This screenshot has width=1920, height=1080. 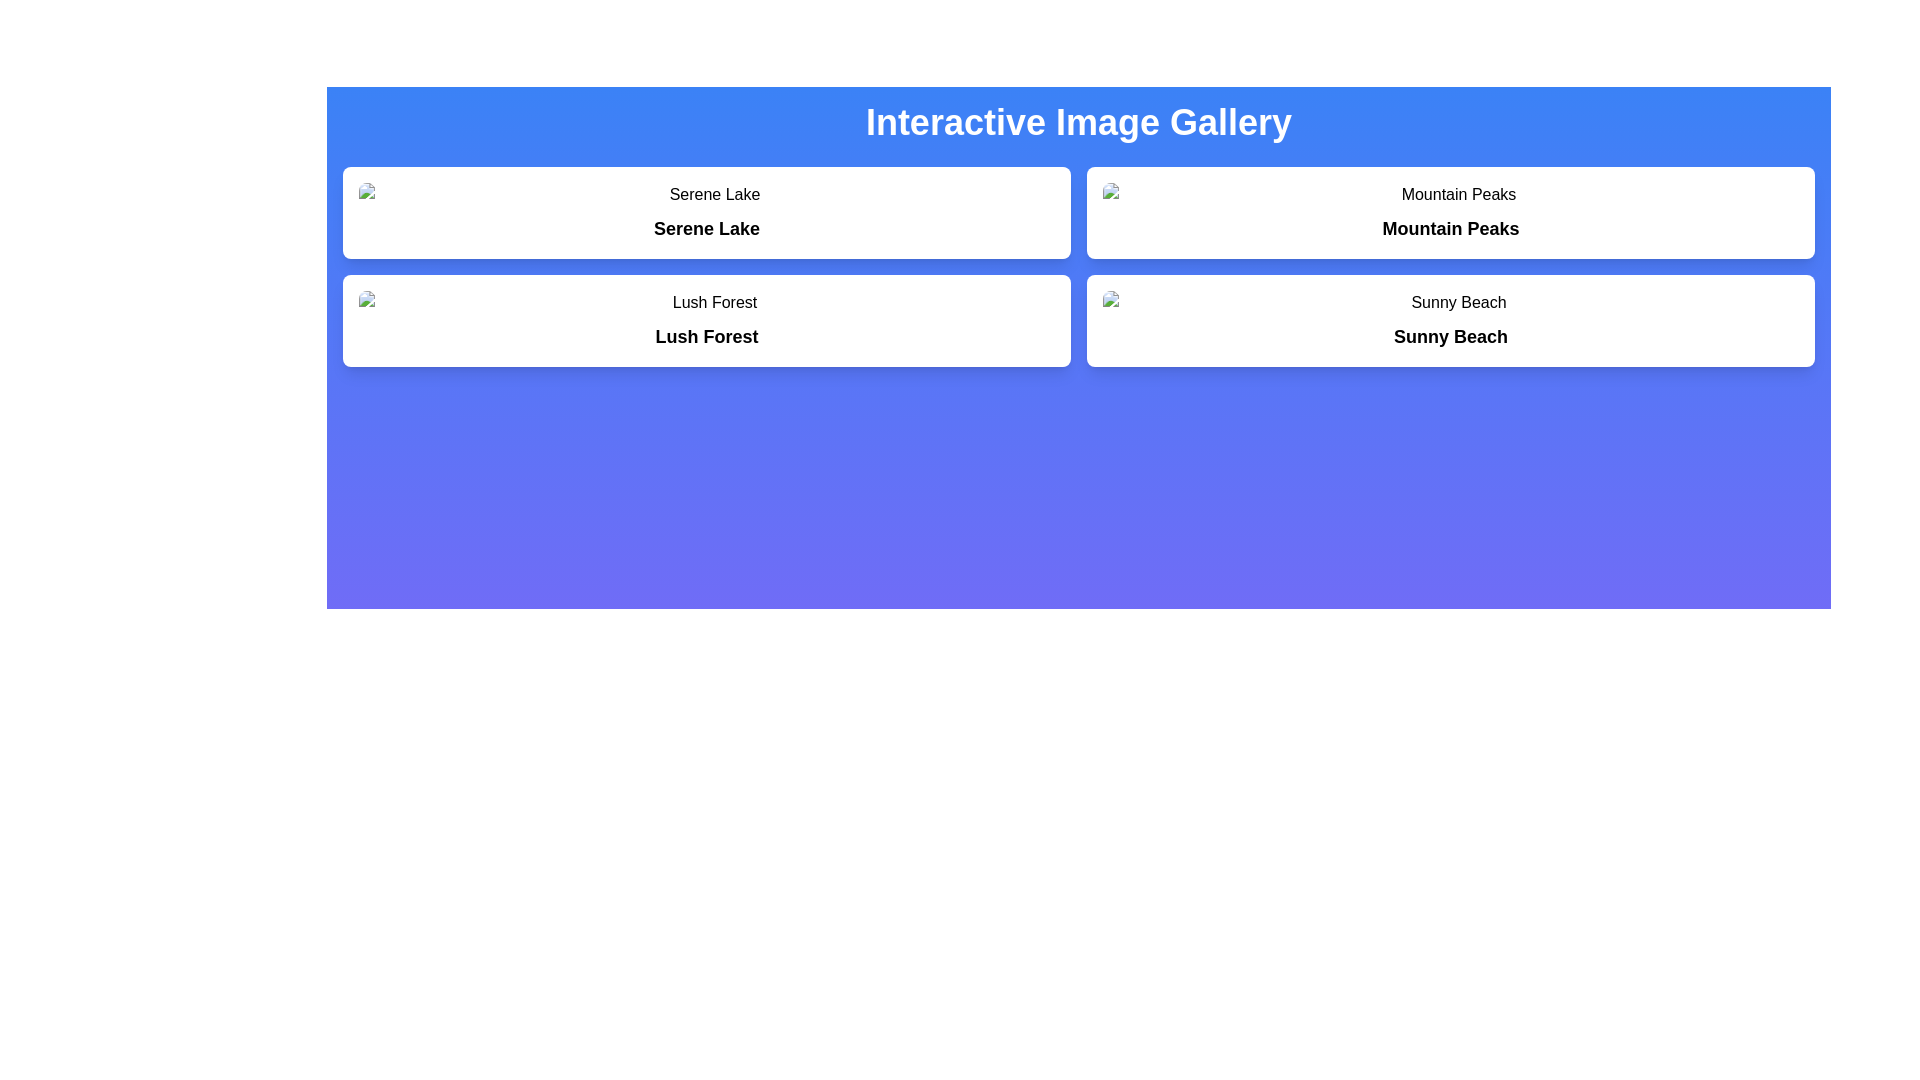 What do you see at coordinates (706, 335) in the screenshot?
I see `text label displaying 'Lush Forest', which serves as the title within the second card of the four-card grid layout` at bounding box center [706, 335].